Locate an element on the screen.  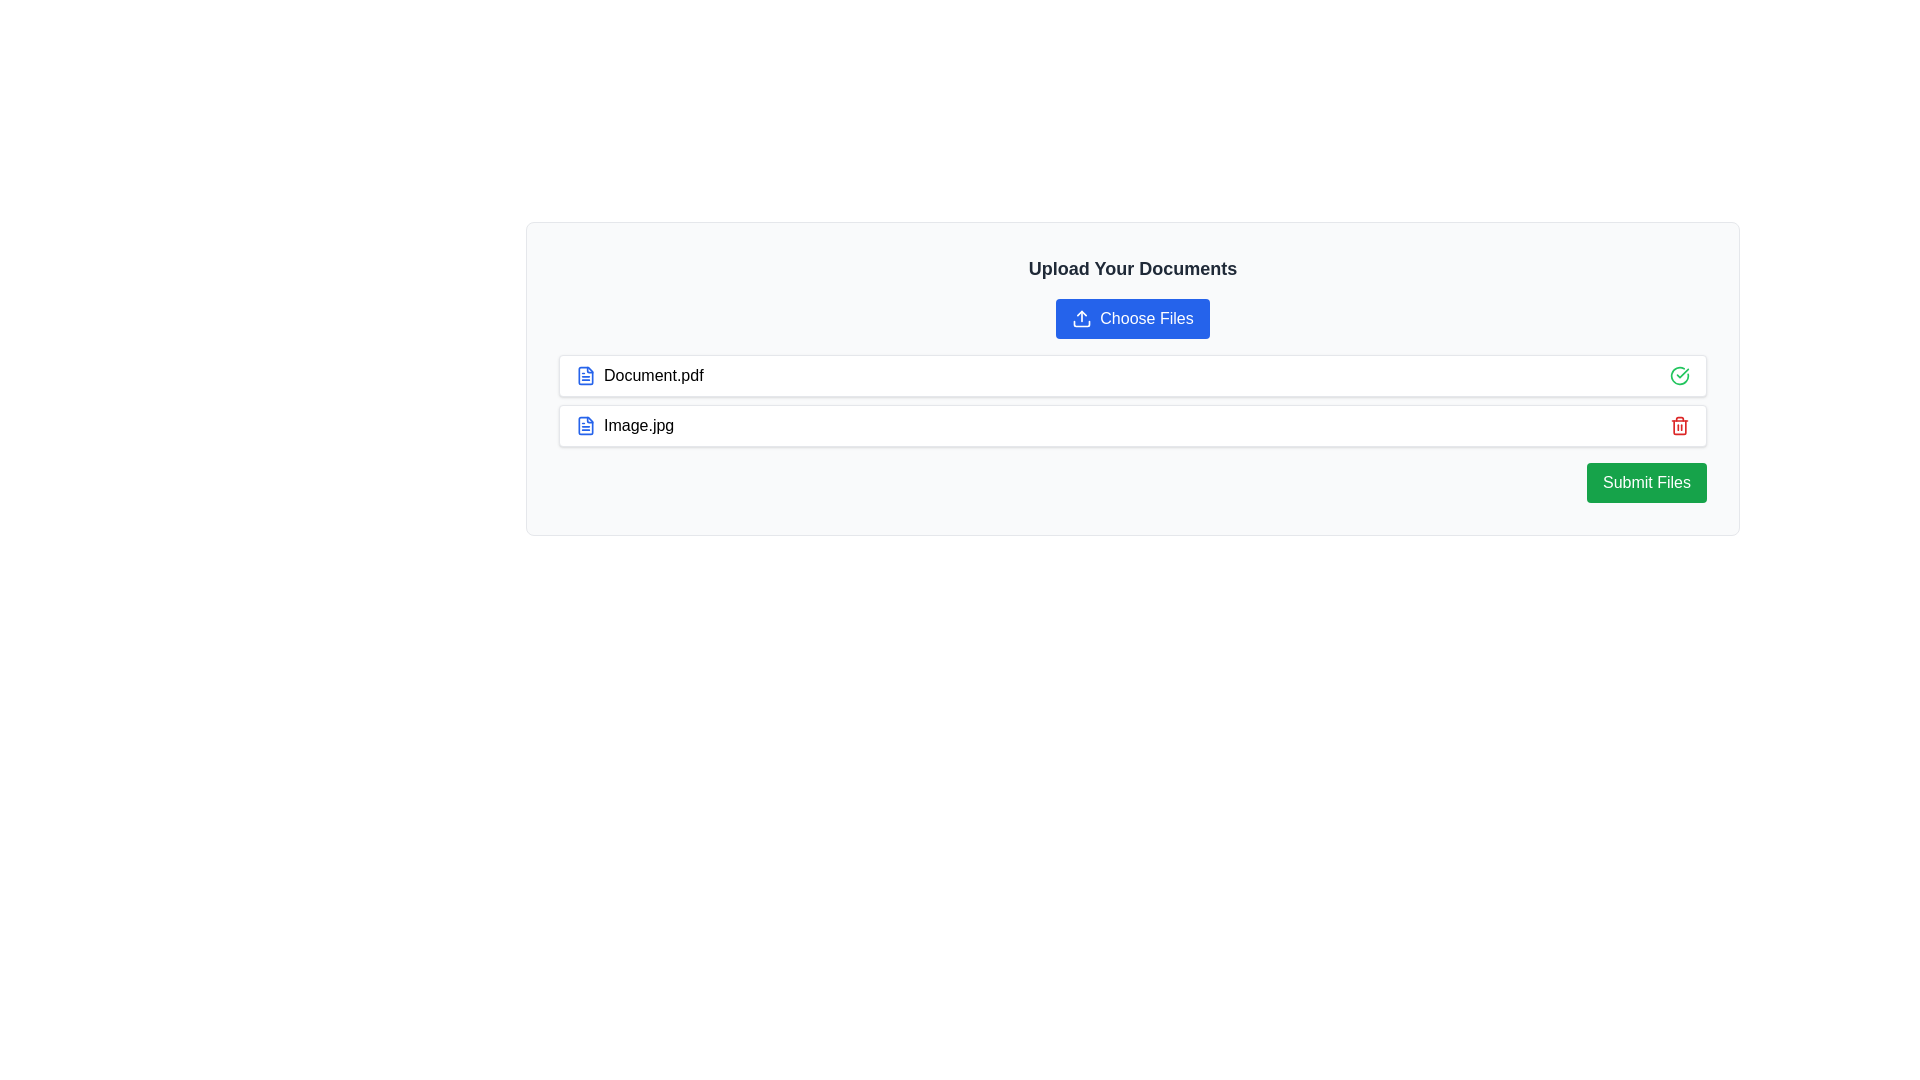
the second row of the file entry component displaying 'Image.jpg', located below 'Document.pdf' is located at coordinates (1132, 424).